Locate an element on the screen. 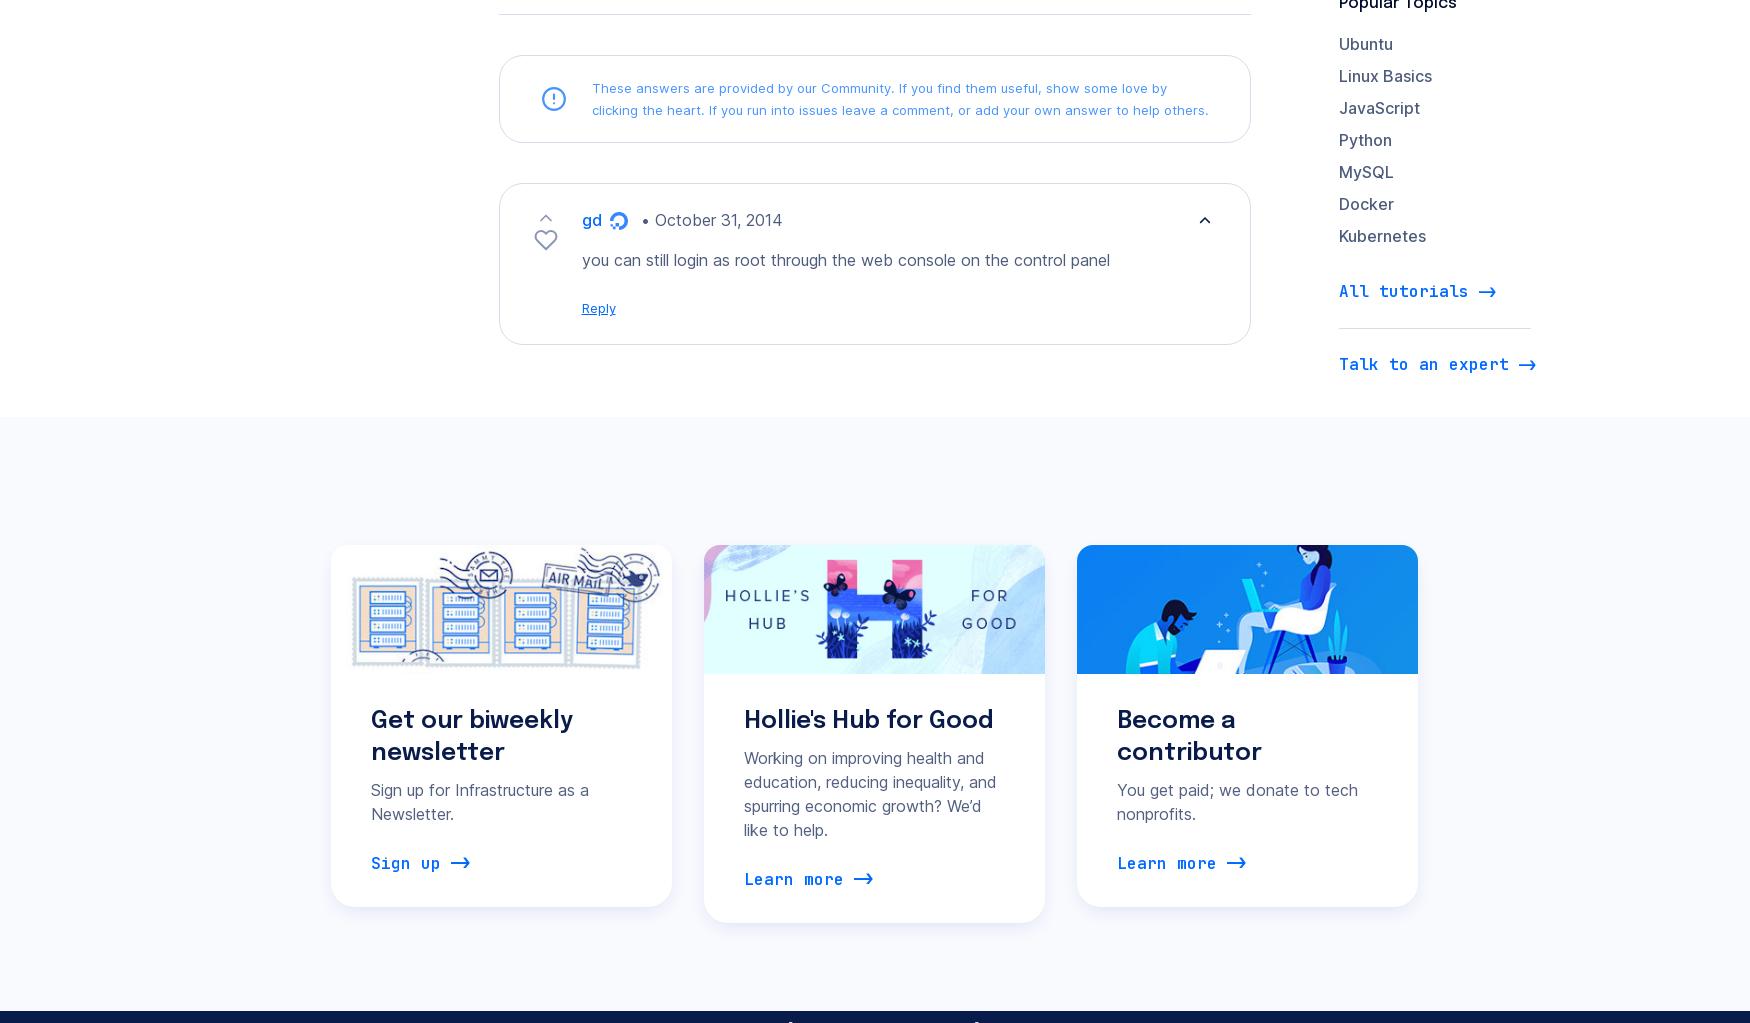 This screenshot has width=1750, height=1023. 'Solutions' is located at coordinates (1039, 161).